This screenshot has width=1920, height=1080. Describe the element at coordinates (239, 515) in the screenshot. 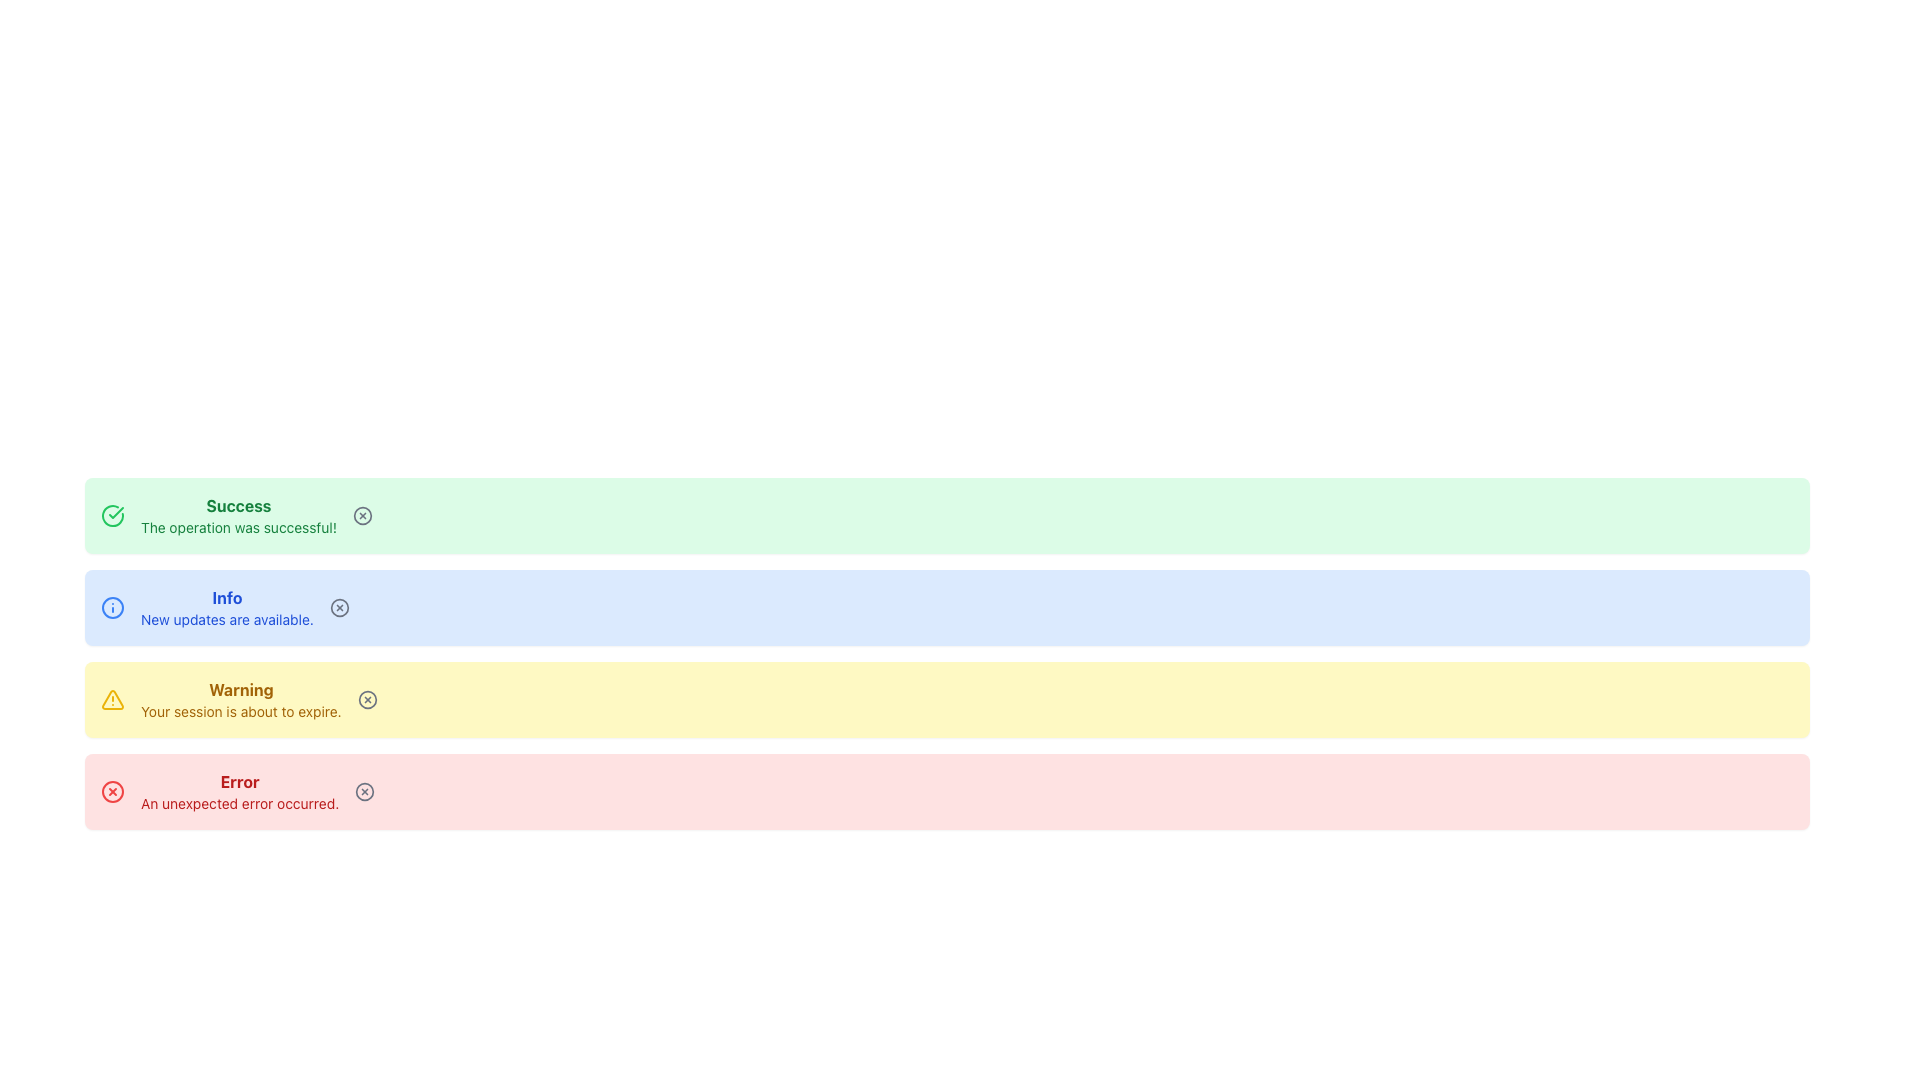

I see `success message displayed in the text block located within the green success message box, positioned to the right of the green circular checkmark icon and to the left of the interactive close icon` at that location.